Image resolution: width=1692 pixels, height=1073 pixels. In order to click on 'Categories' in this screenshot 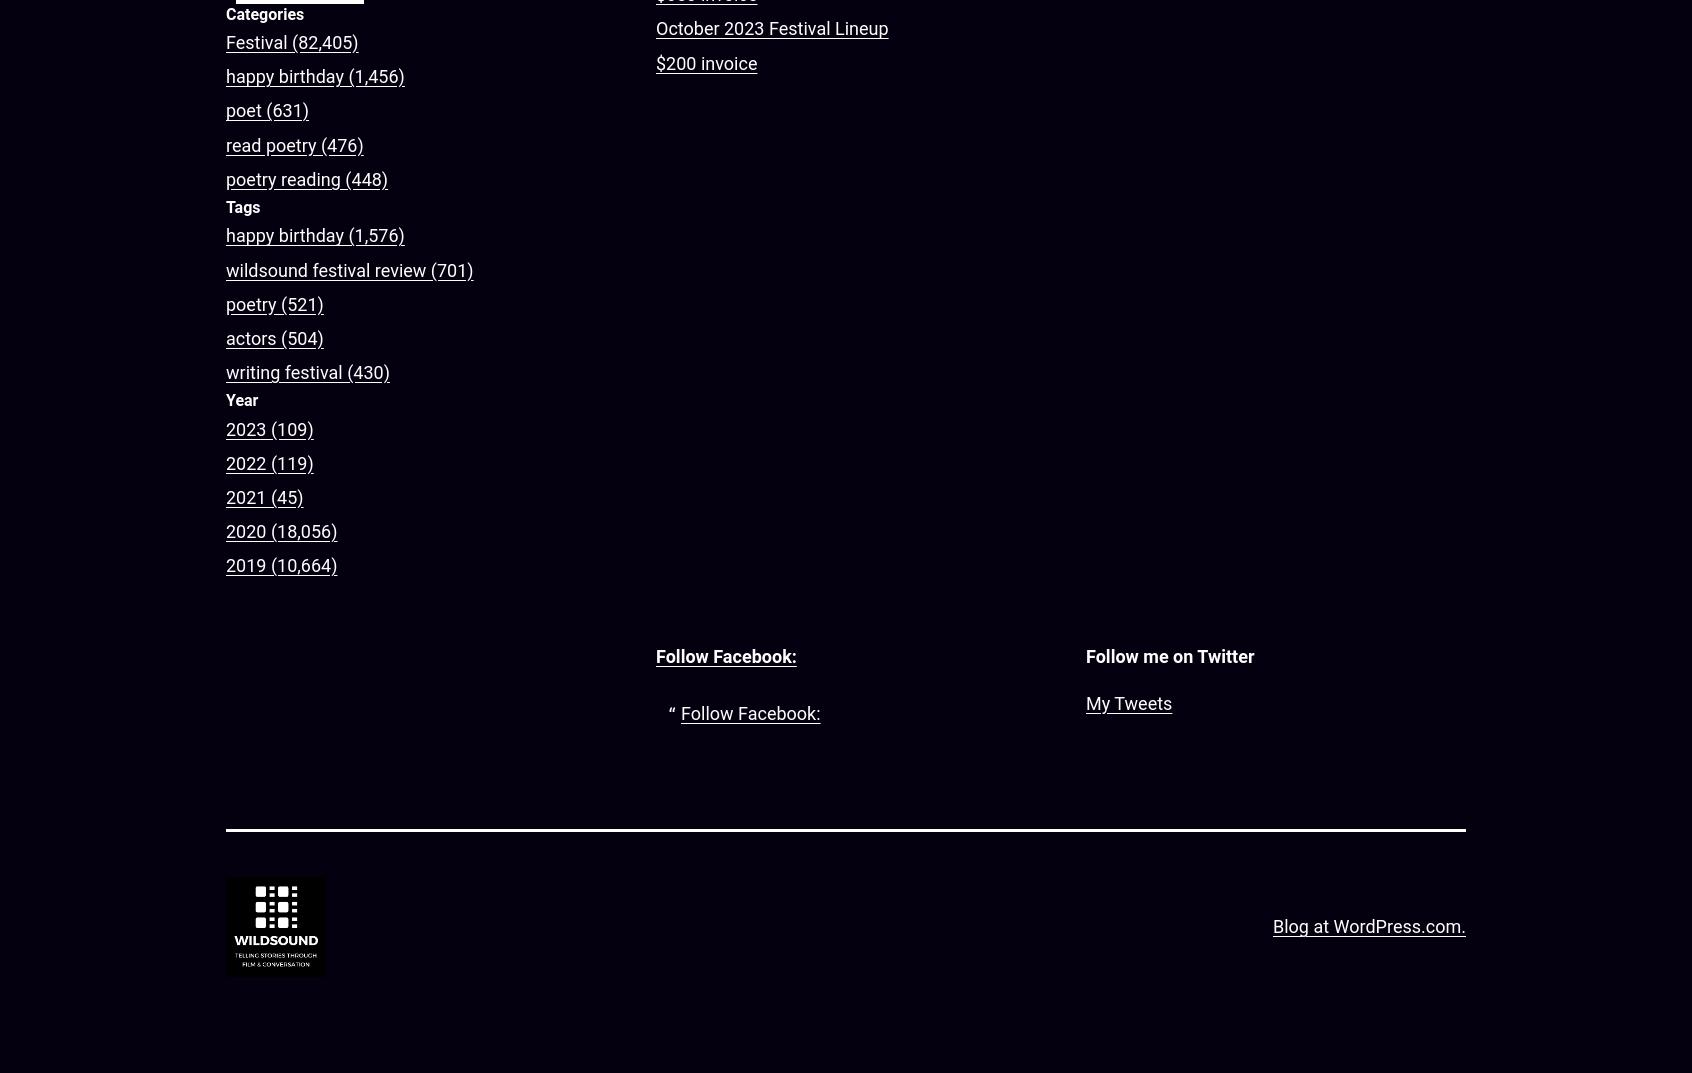, I will do `click(264, 12)`.